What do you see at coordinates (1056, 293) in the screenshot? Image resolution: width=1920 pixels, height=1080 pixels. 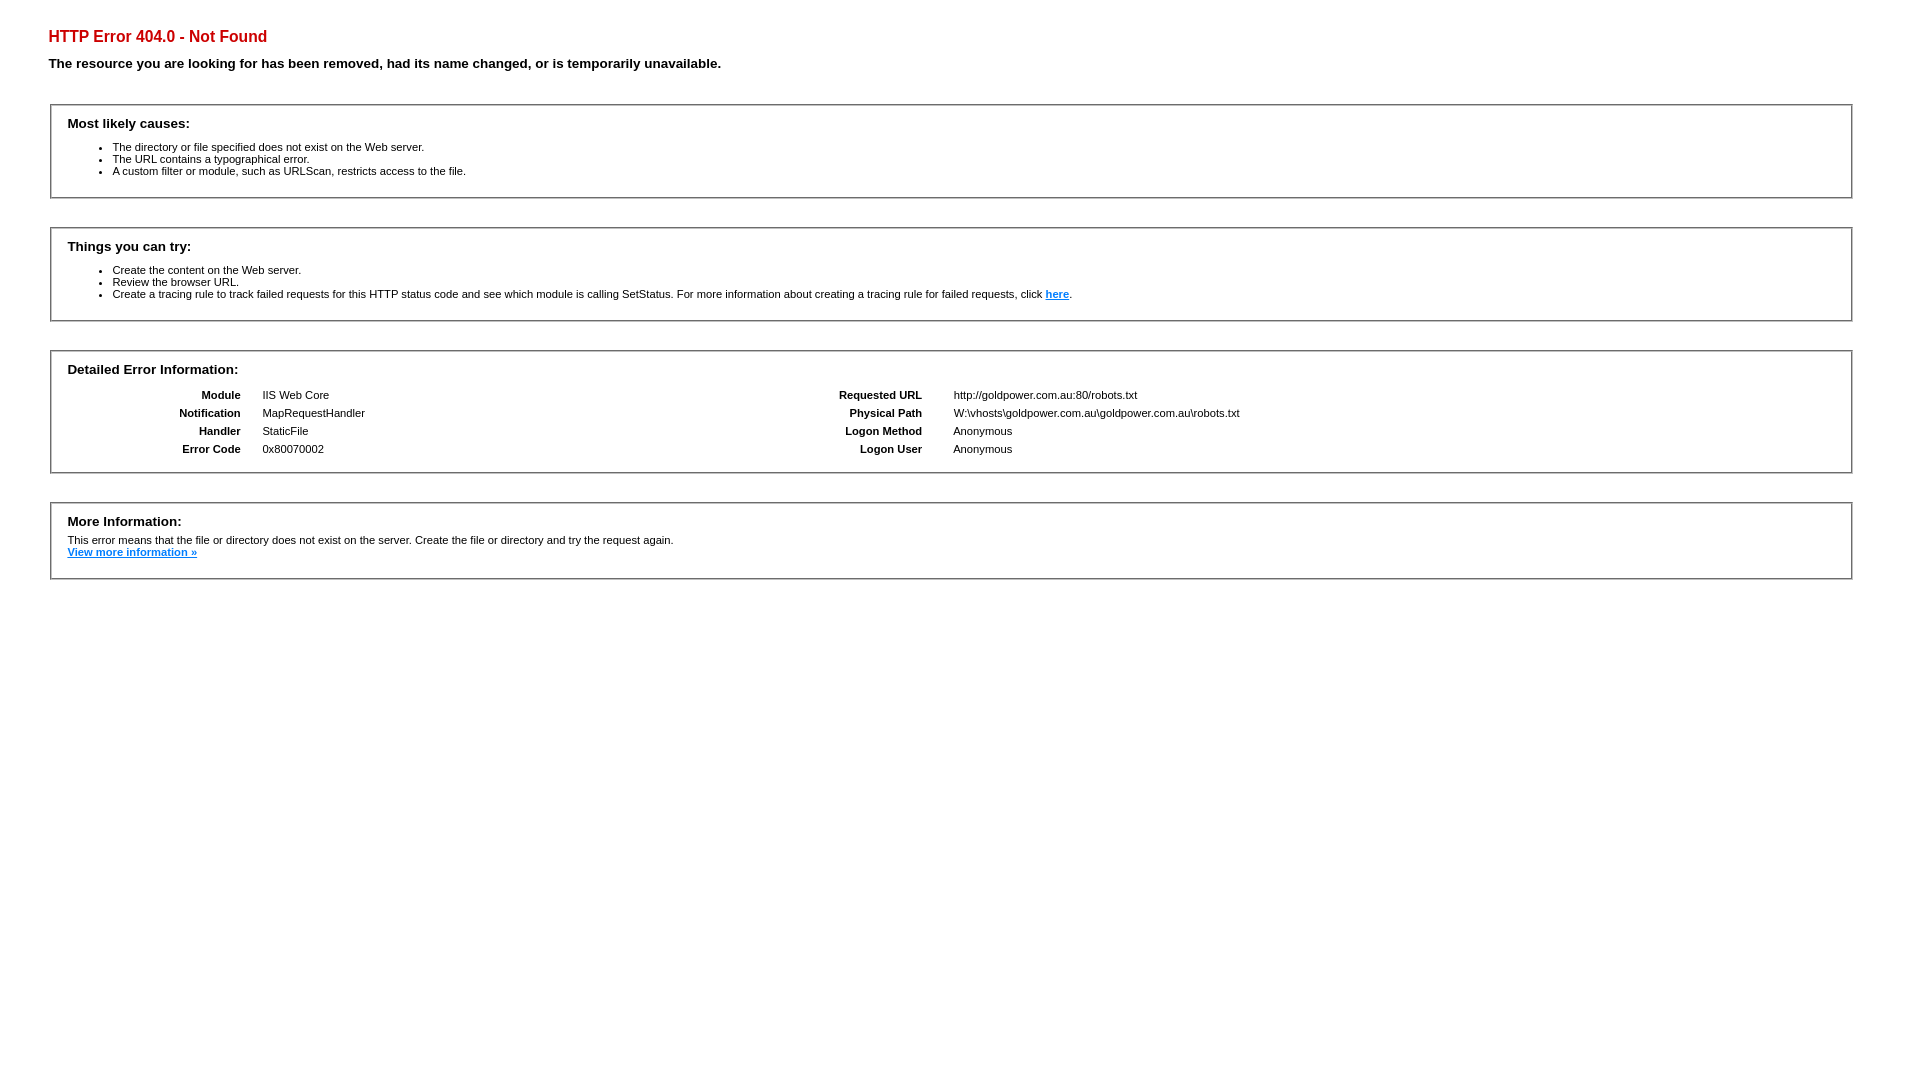 I see `'here'` at bounding box center [1056, 293].